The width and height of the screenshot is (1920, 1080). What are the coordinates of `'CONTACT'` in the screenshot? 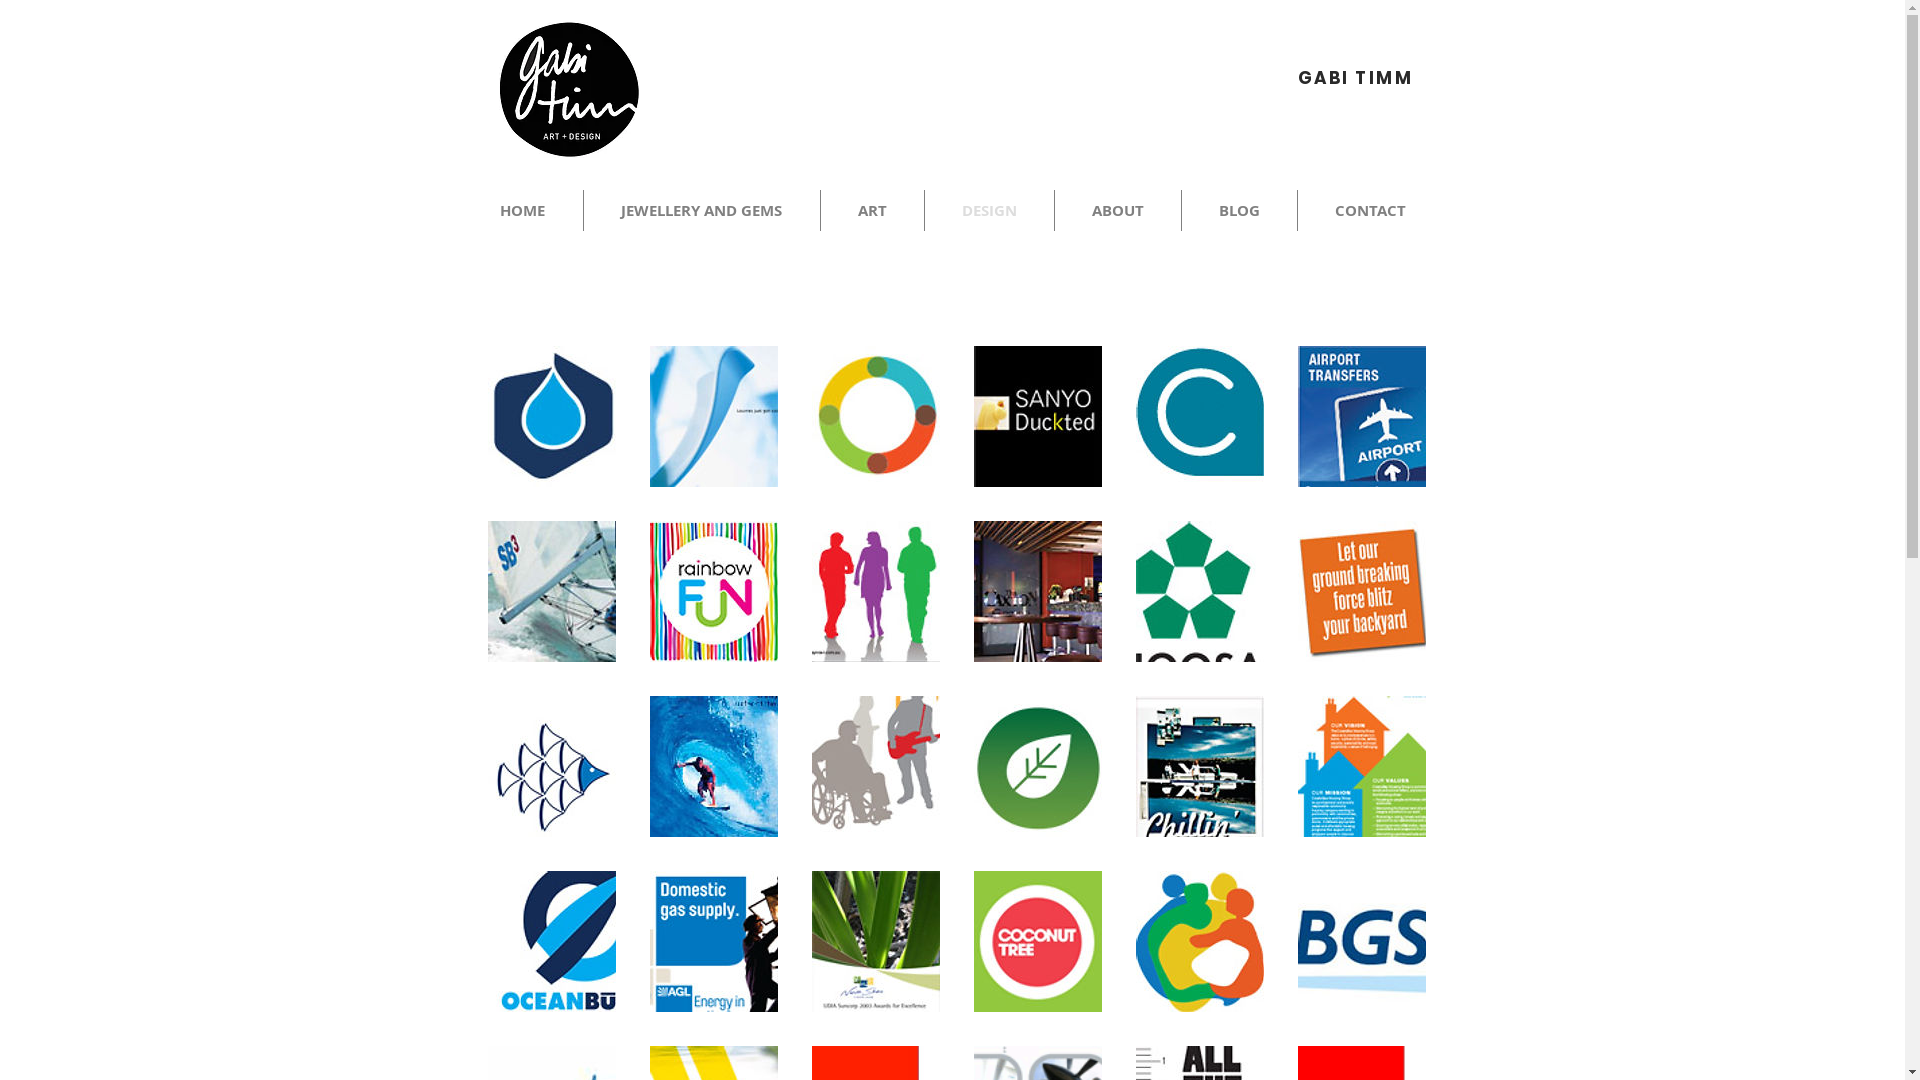 It's located at (1369, 210).